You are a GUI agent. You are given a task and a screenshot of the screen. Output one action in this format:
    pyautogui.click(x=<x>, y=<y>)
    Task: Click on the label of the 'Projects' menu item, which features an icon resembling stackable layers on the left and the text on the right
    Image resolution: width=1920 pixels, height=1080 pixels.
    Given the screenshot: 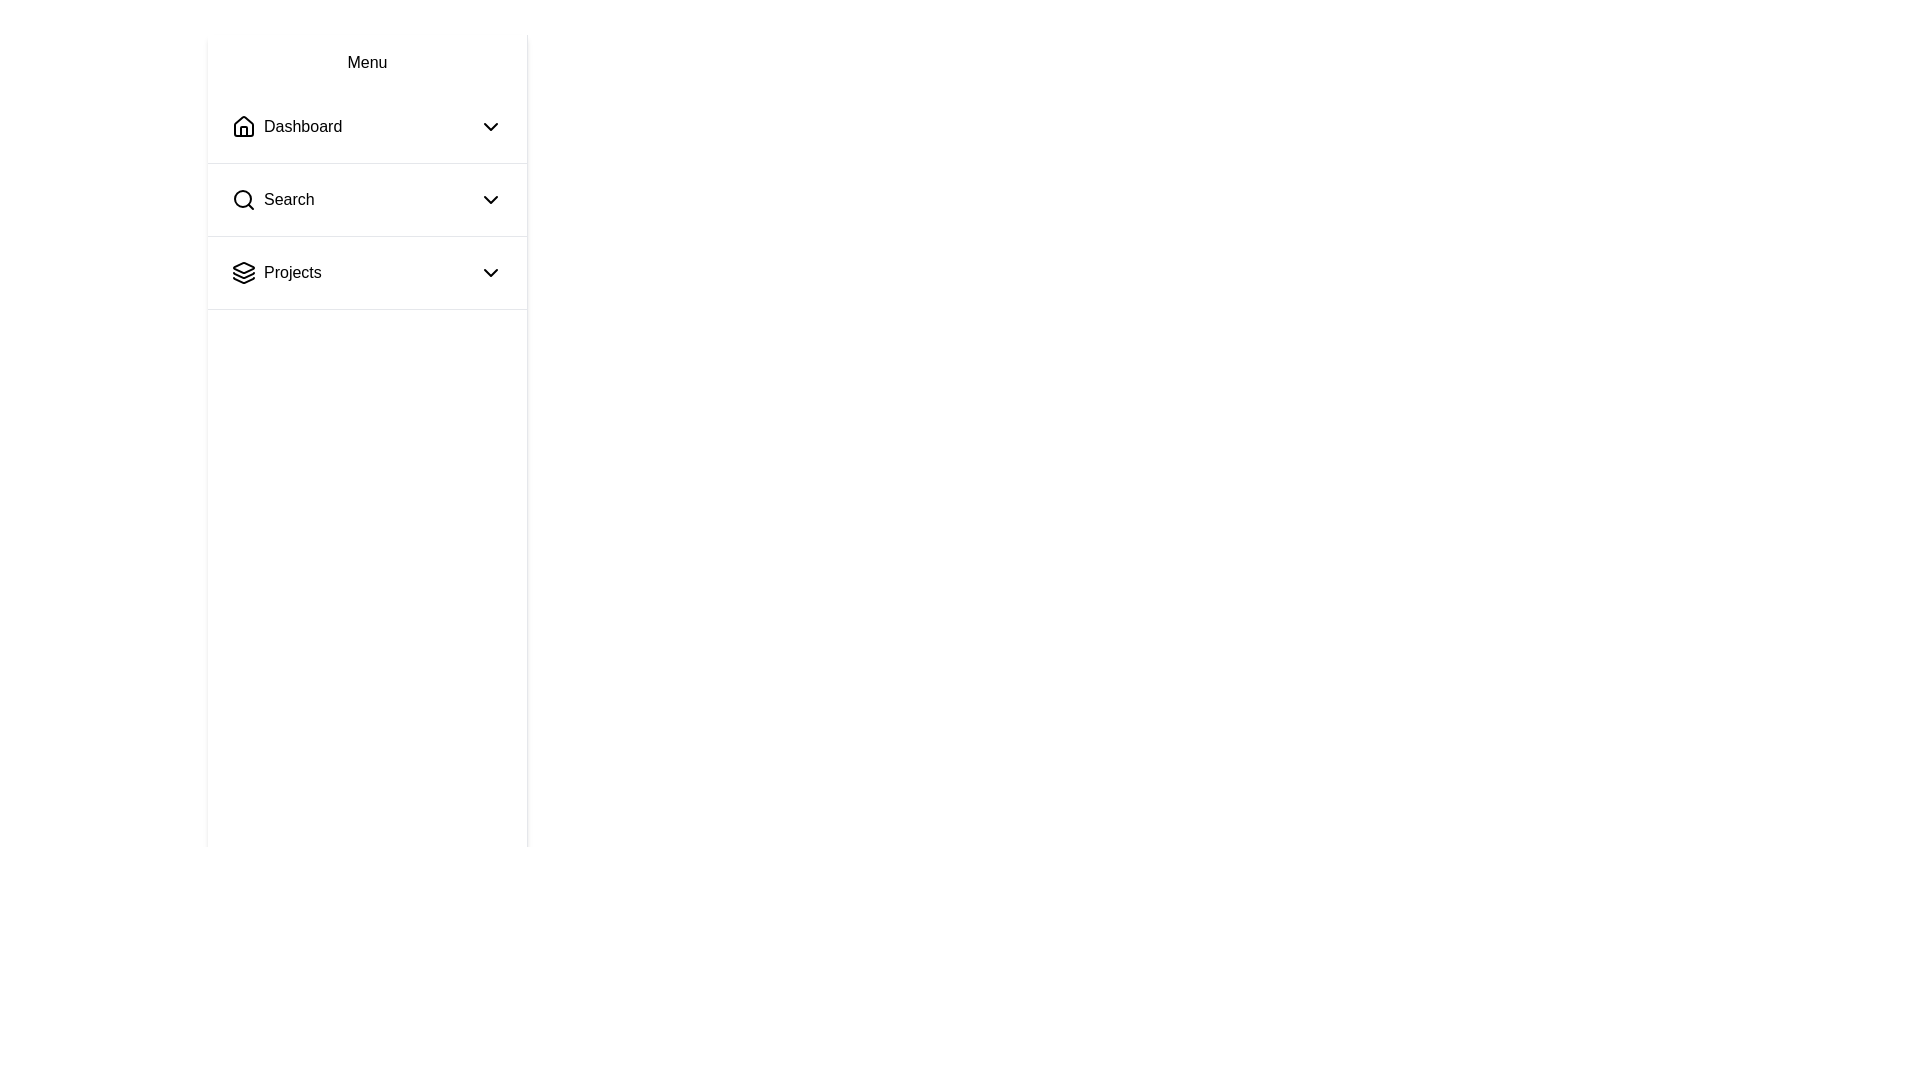 What is the action you would take?
    pyautogui.click(x=275, y=273)
    